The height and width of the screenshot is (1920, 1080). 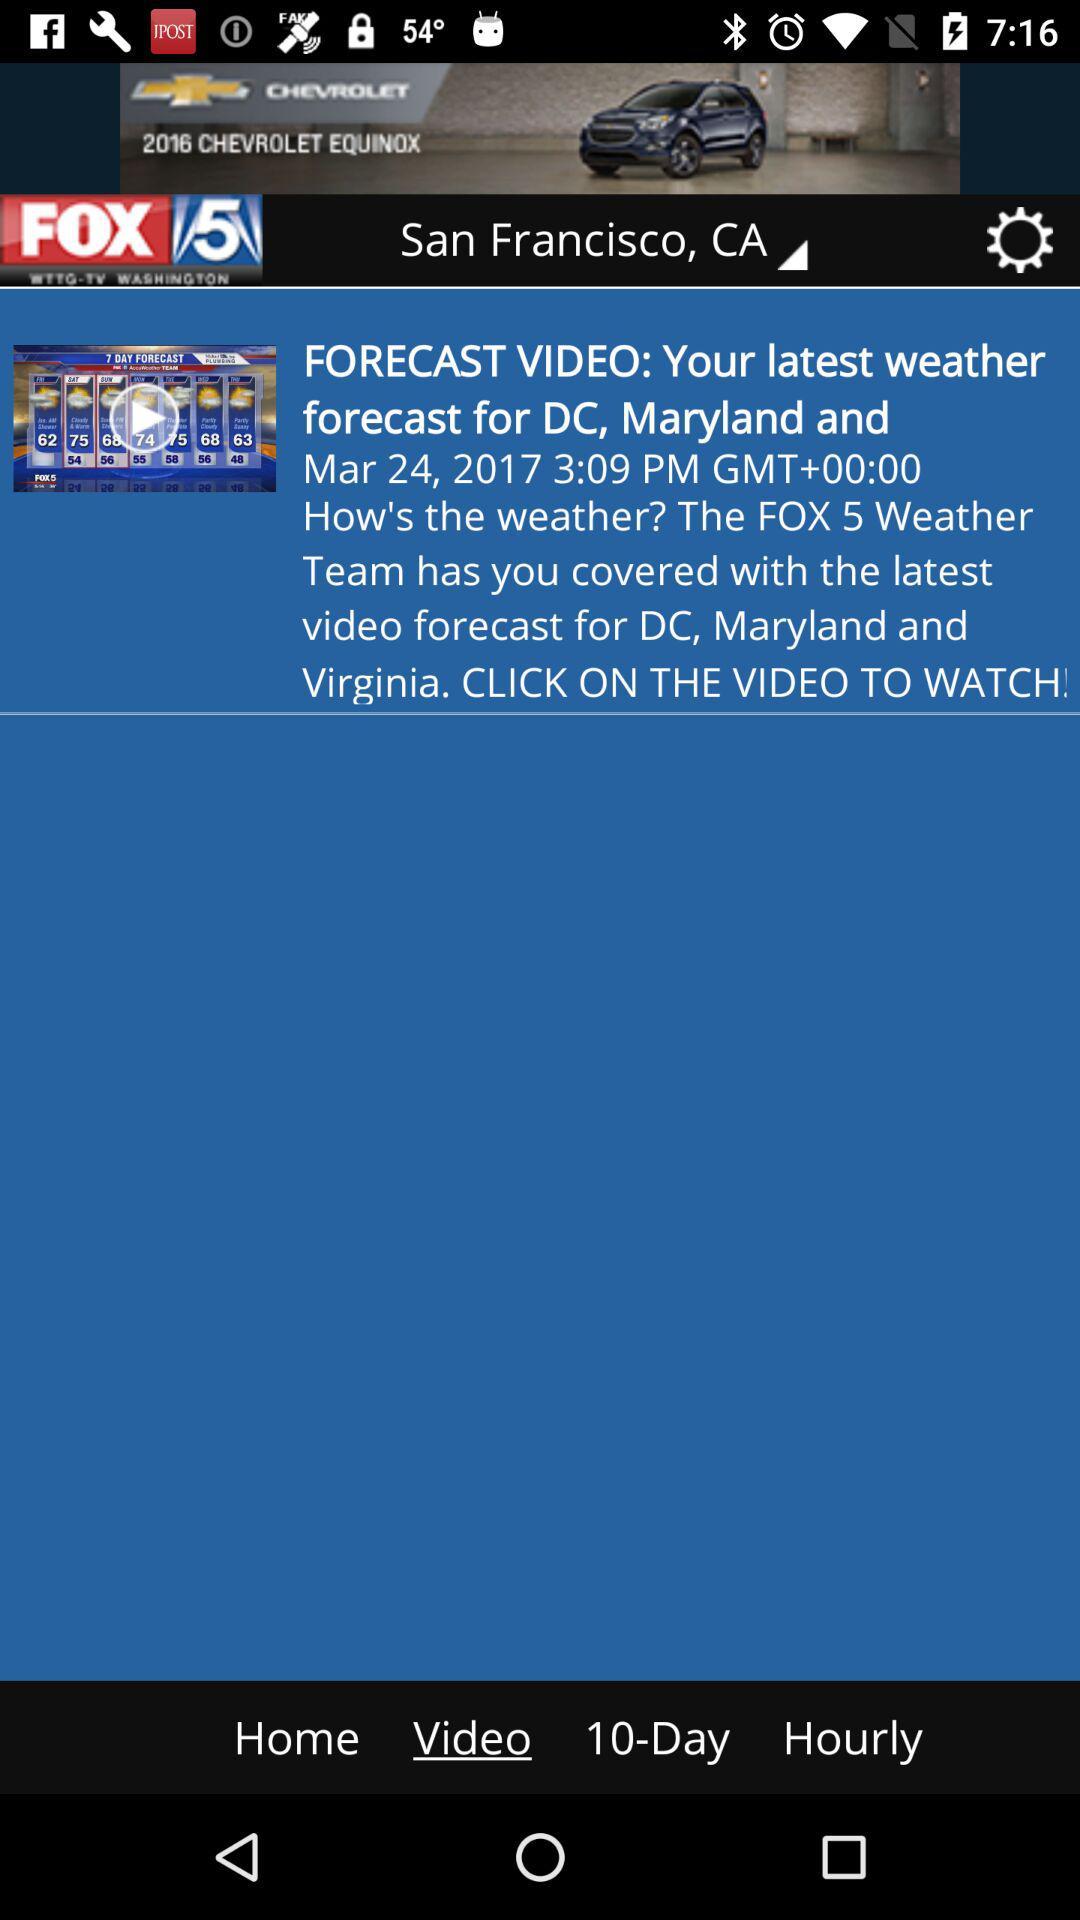 I want to click on advertisement, so click(x=131, y=240).